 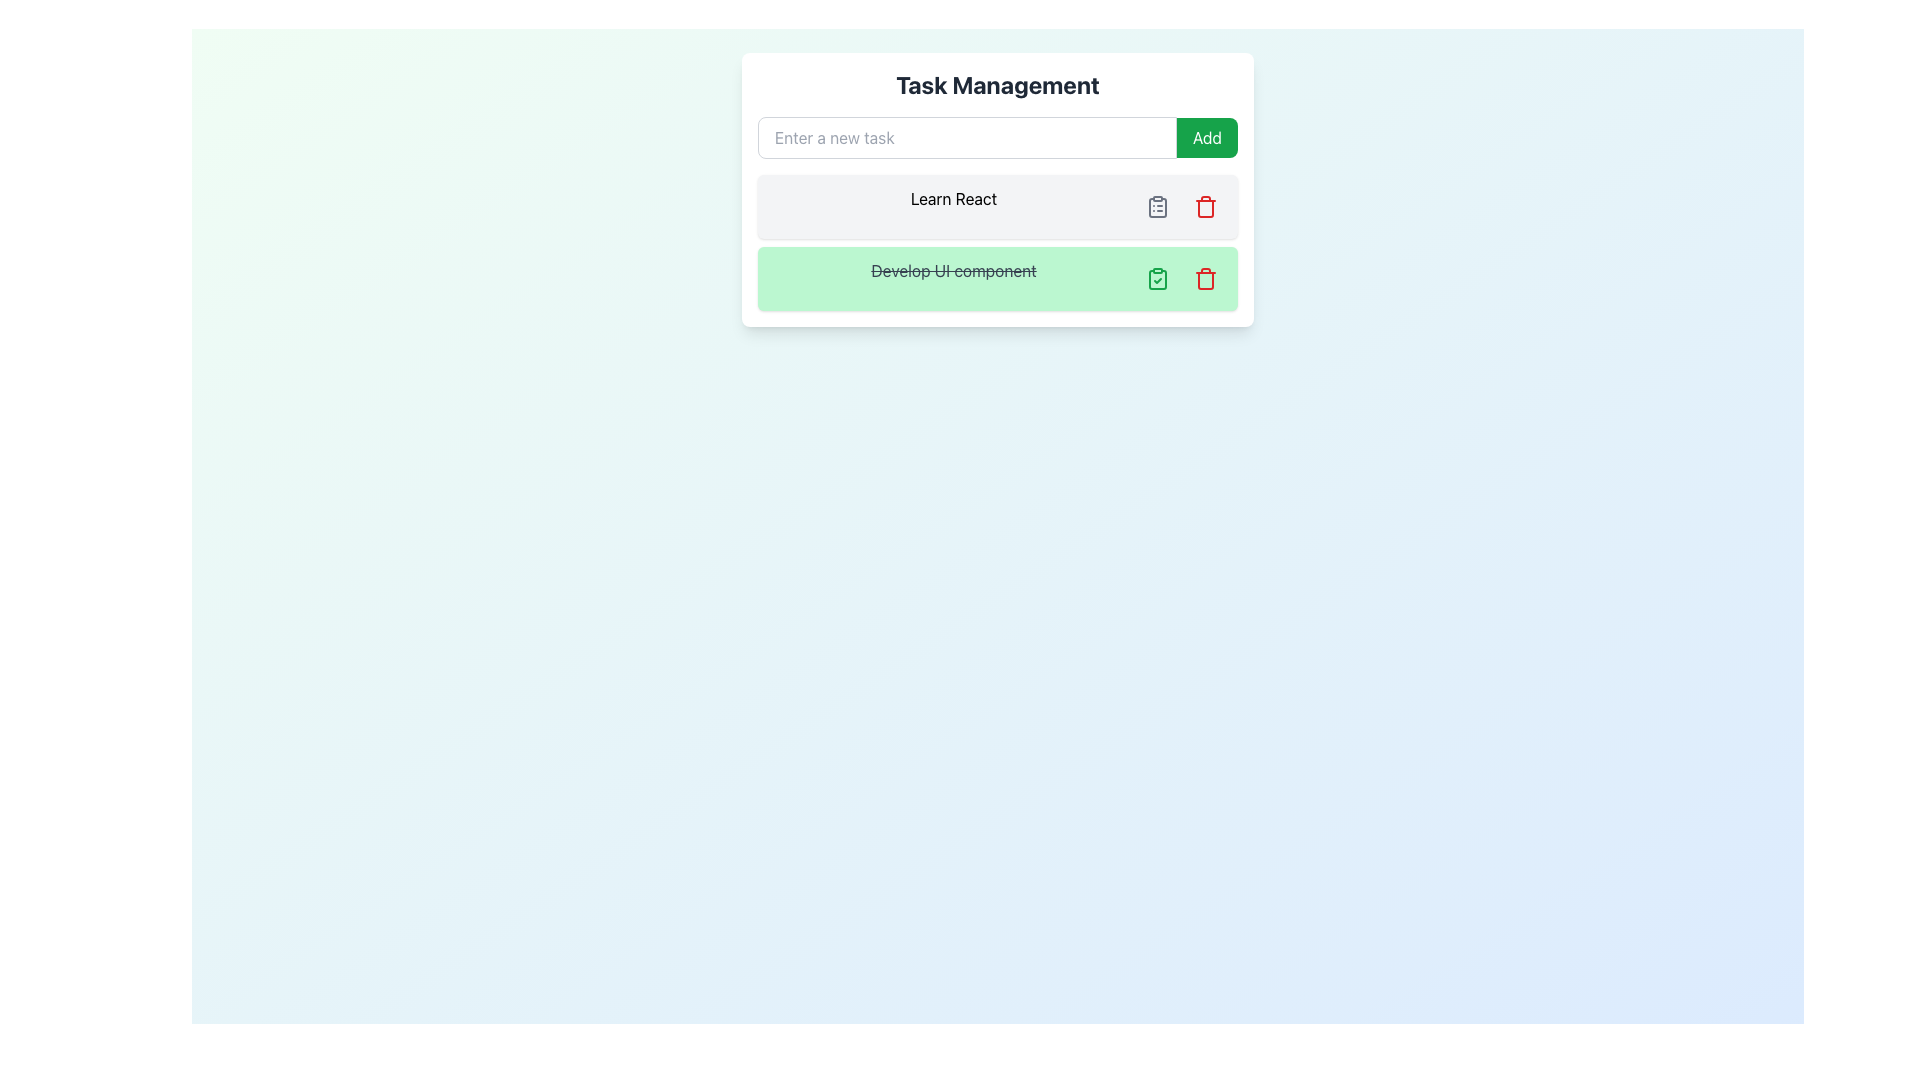 I want to click on the circular green-bordered button with a clipboard icon and checkmark to mark the task 'Develop UI component' as complete, so click(x=1157, y=278).